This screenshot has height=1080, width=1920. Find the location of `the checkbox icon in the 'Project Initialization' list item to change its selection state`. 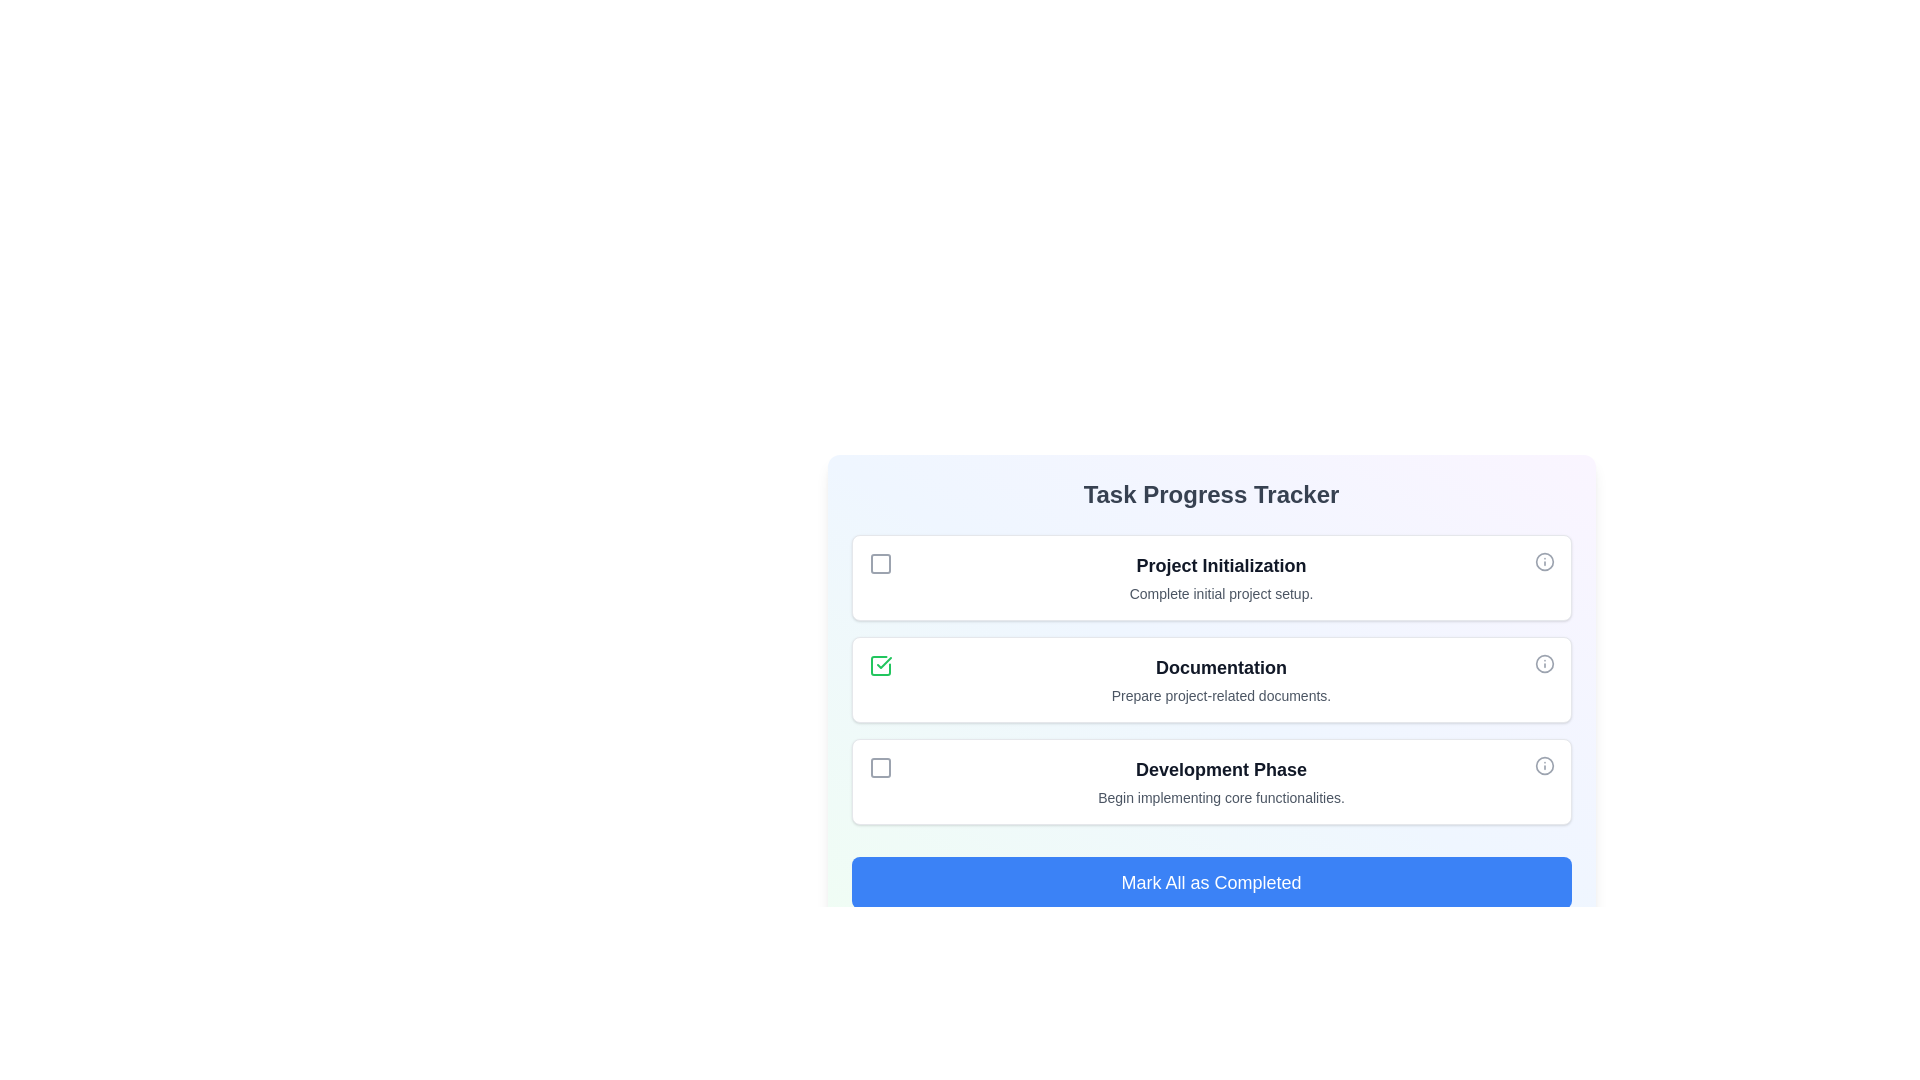

the checkbox icon in the 'Project Initialization' list item to change its selection state is located at coordinates (880, 563).